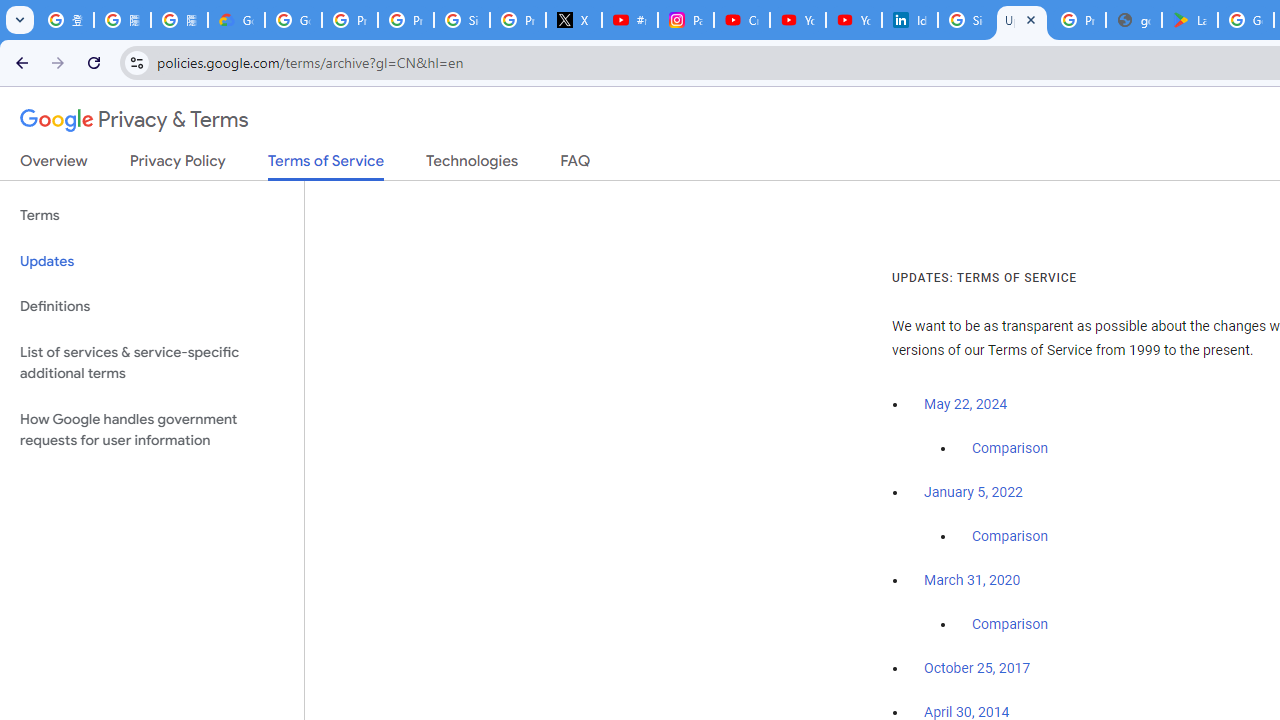  I want to click on 'Sign in - Google Accounts', so click(966, 20).